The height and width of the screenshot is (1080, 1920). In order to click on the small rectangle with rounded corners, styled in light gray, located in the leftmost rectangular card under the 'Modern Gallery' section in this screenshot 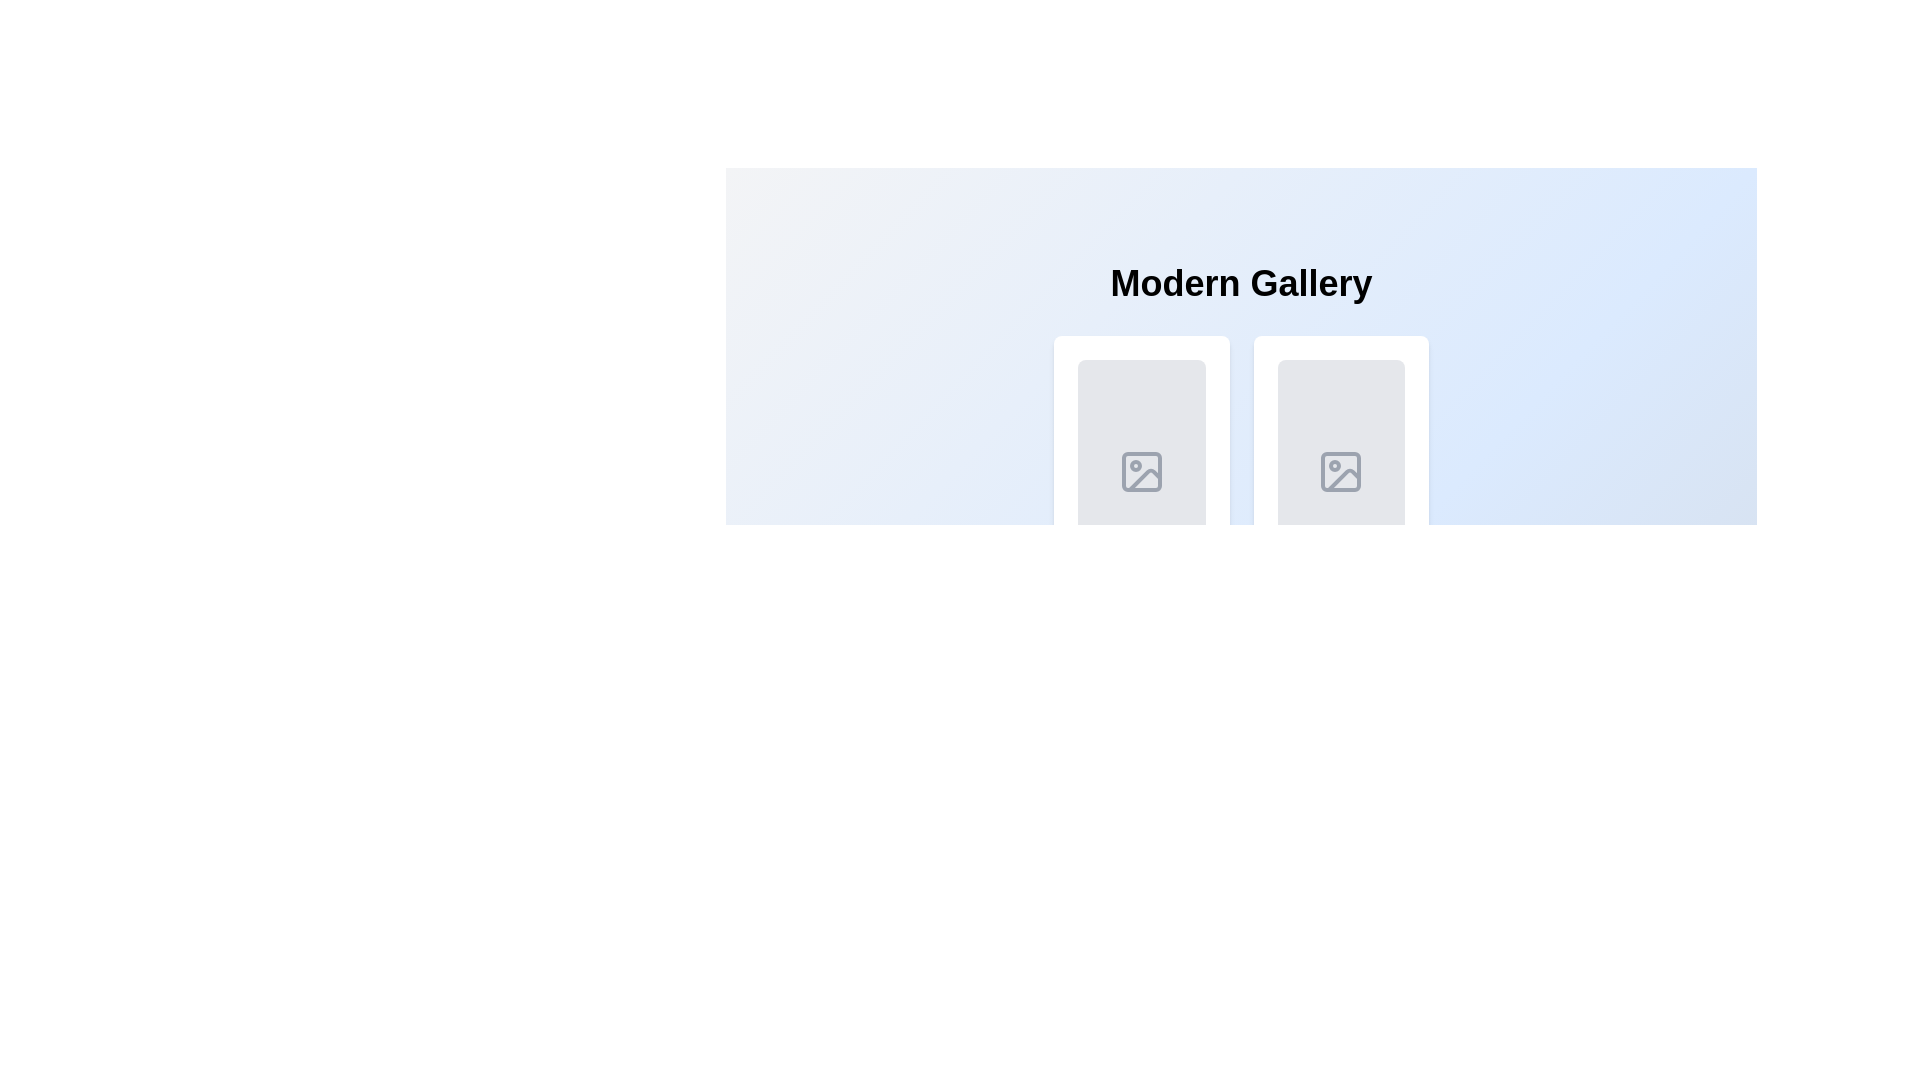, I will do `click(1142, 471)`.